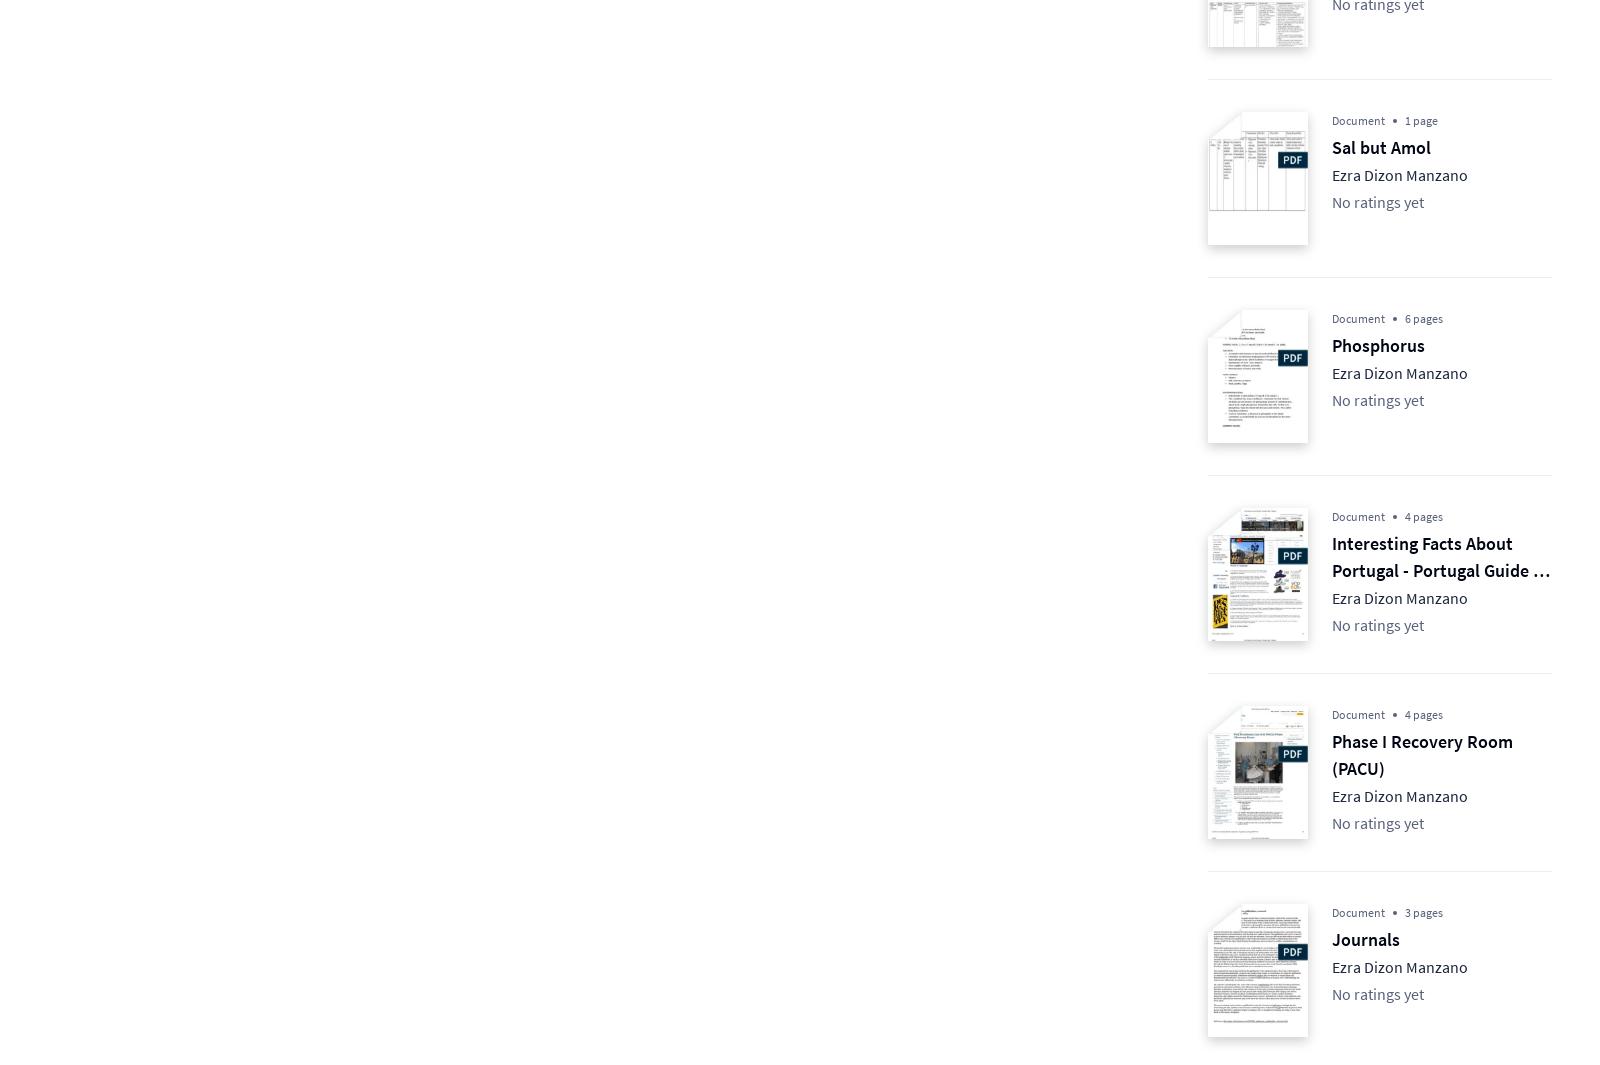 The image size is (1600, 1065). Describe the element at coordinates (1422, 754) in the screenshot. I see `'Phase I Recovery Room (PACU)'` at that location.